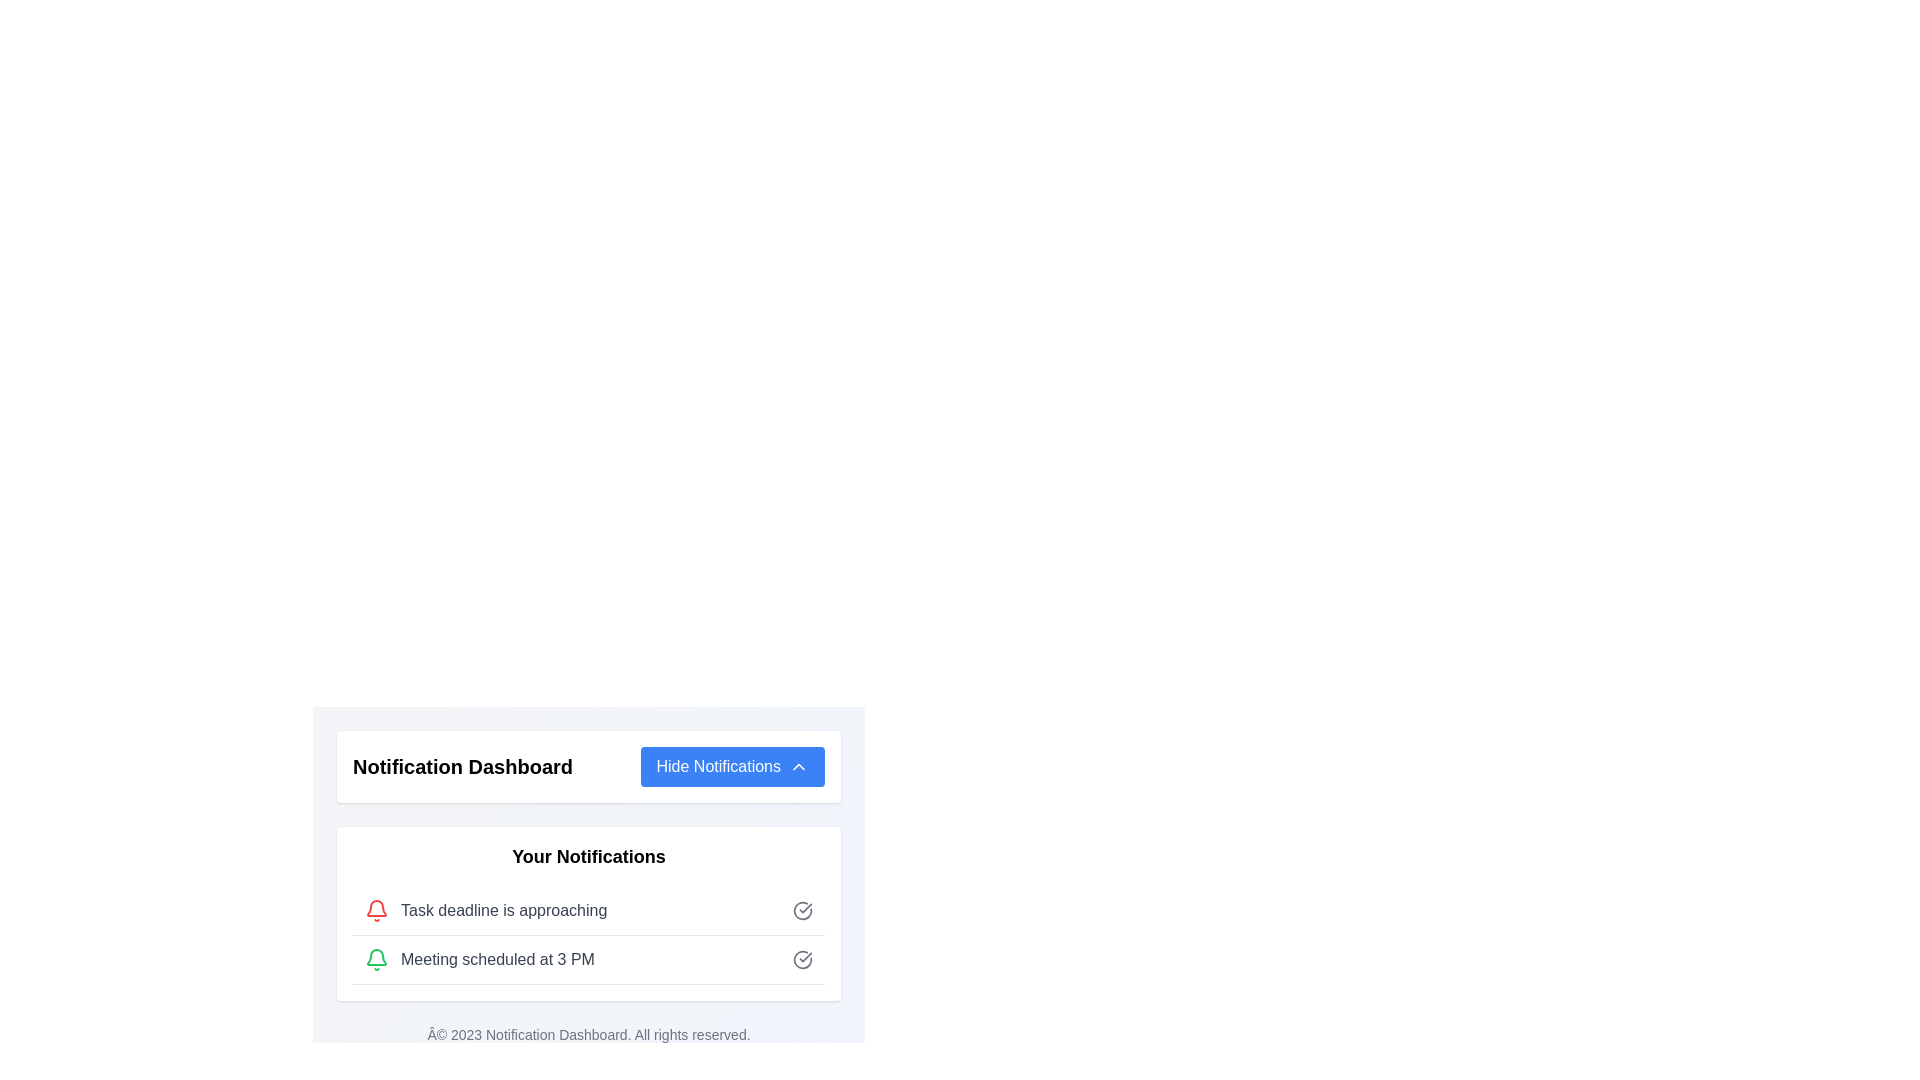 Image resolution: width=1920 pixels, height=1080 pixels. What do you see at coordinates (802, 910) in the screenshot?
I see `the circular gray button with a checkmark icon located in the notification section next to the text 'Task deadline is approaching'` at bounding box center [802, 910].